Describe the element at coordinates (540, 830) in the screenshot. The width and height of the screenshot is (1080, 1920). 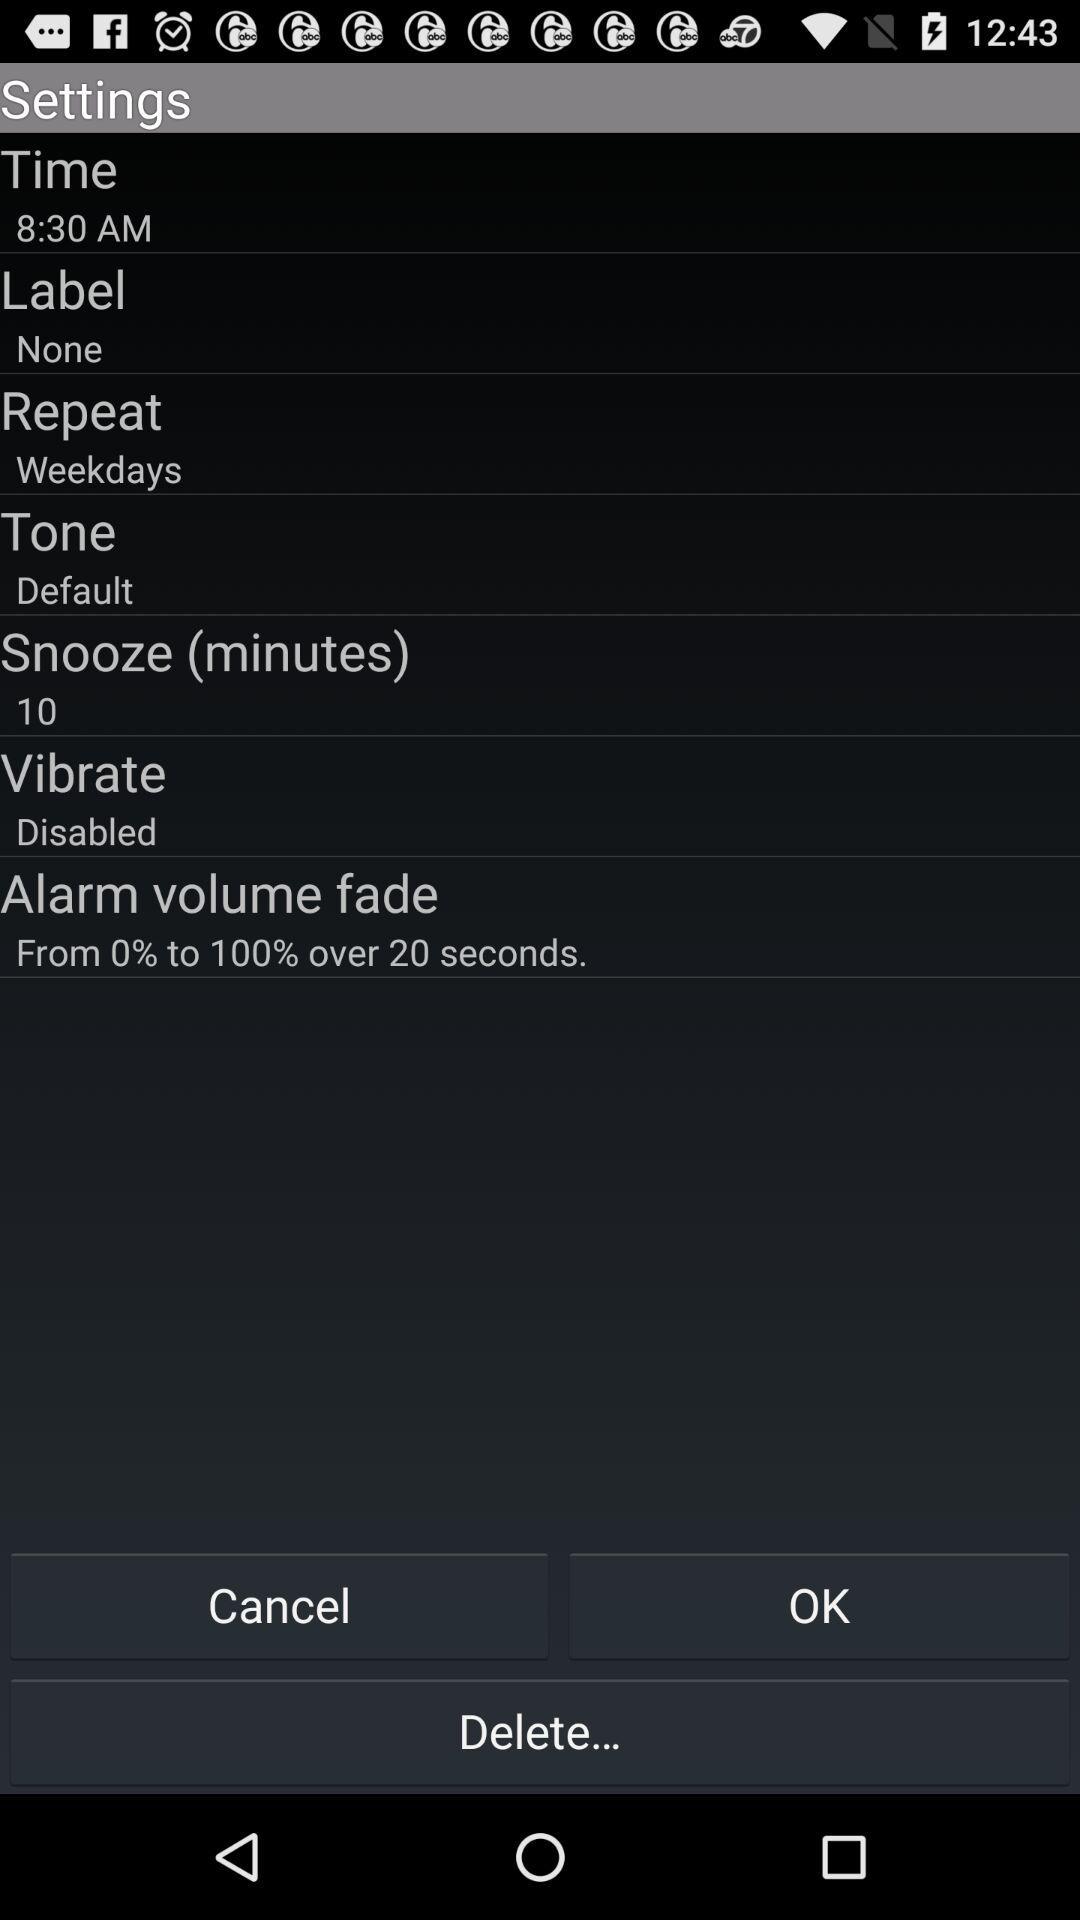
I see `the icon above the alarm volume fade` at that location.